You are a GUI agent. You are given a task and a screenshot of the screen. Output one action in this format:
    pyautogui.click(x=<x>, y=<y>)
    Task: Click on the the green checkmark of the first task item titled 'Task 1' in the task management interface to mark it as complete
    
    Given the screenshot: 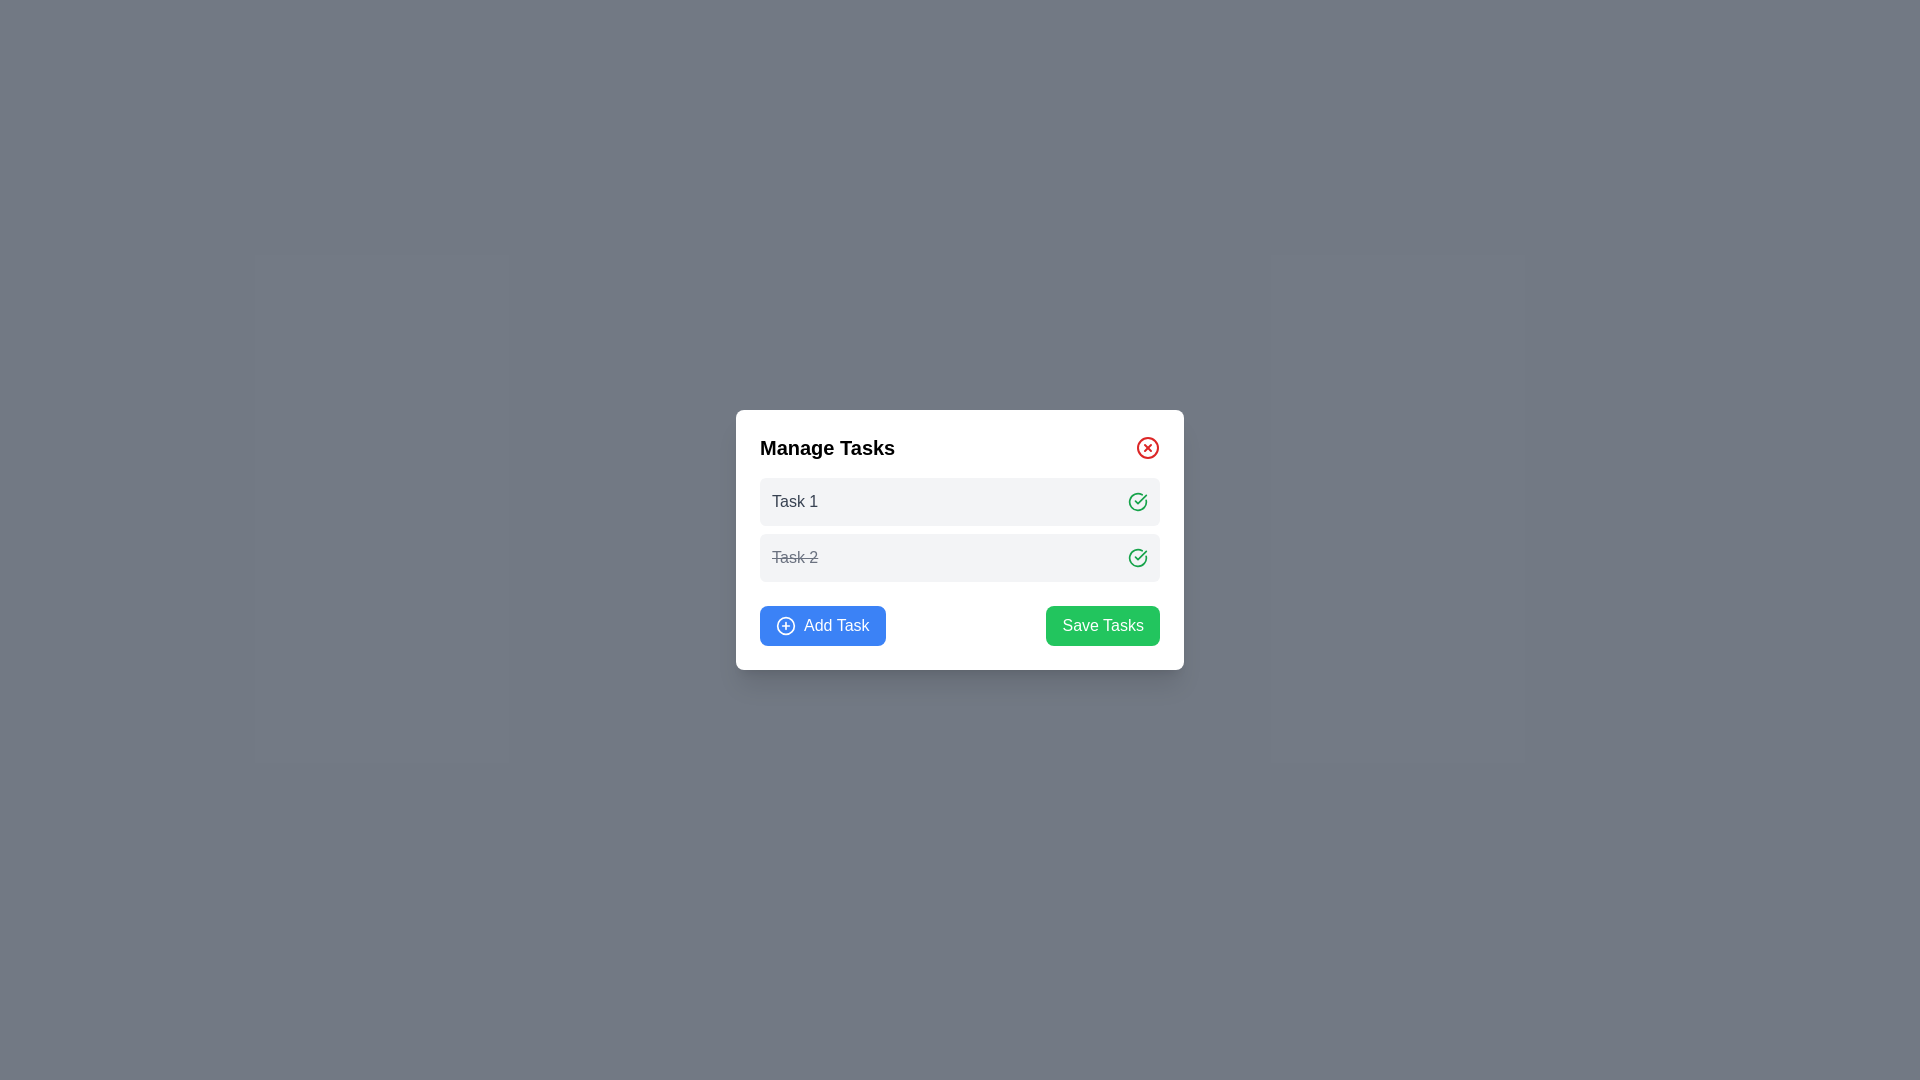 What is the action you would take?
    pyautogui.click(x=960, y=500)
    